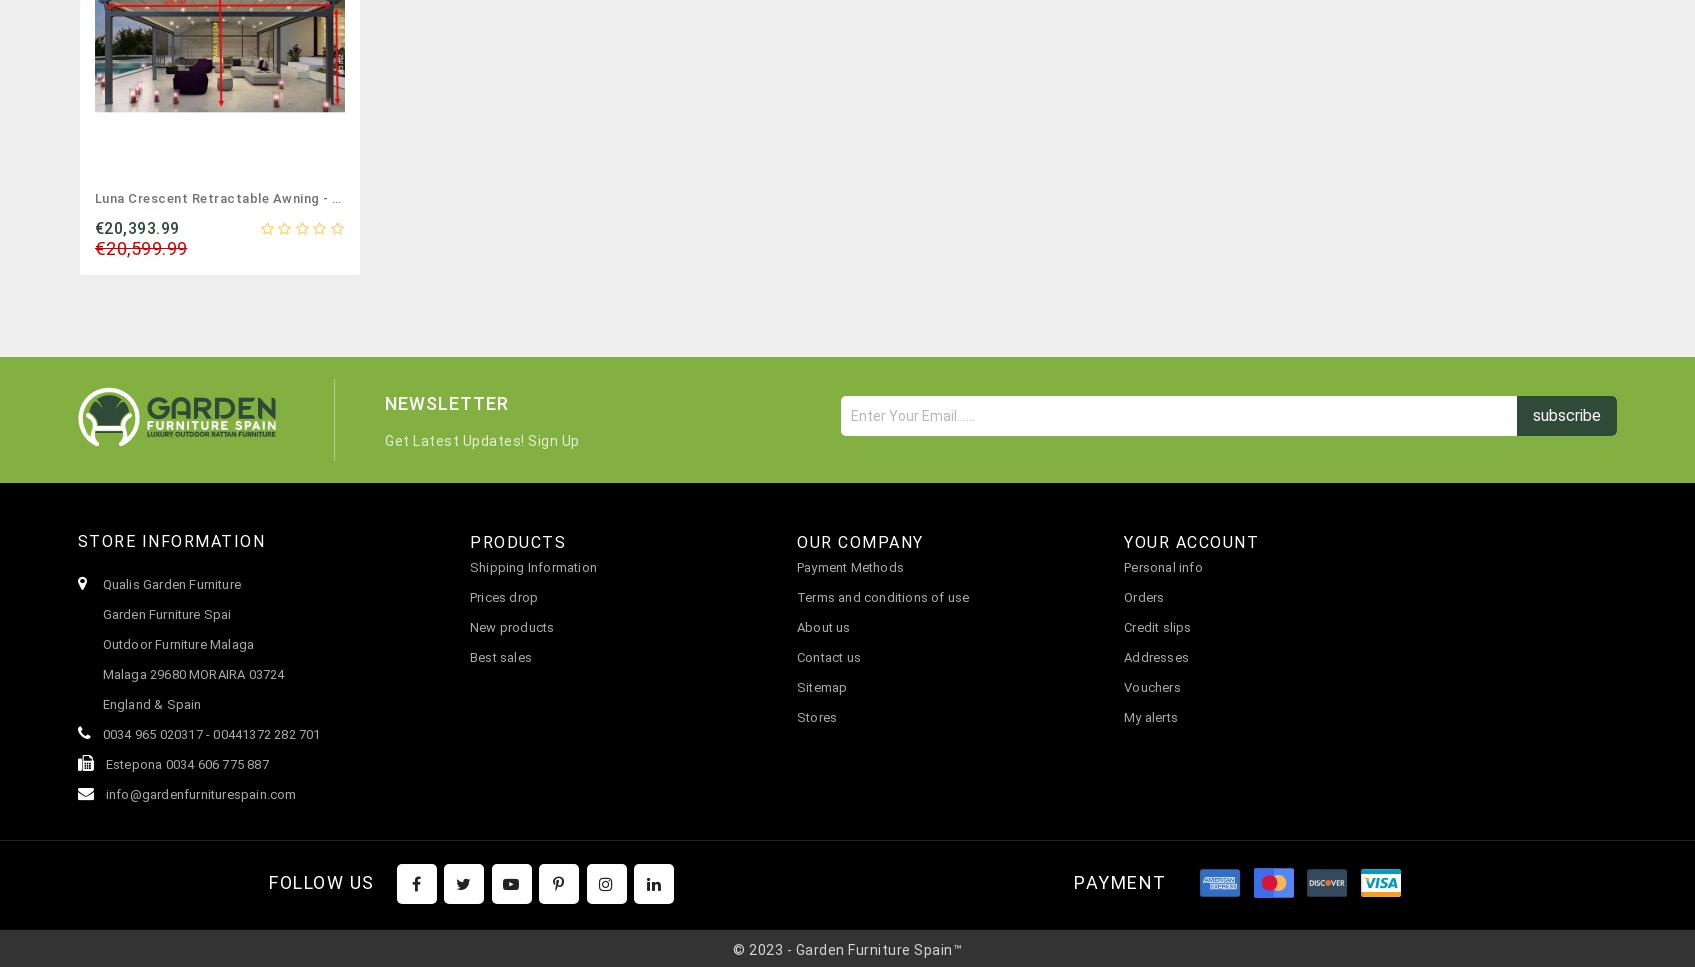 The width and height of the screenshot is (1695, 967). What do you see at coordinates (829, 655) in the screenshot?
I see `'Contact us'` at bounding box center [829, 655].